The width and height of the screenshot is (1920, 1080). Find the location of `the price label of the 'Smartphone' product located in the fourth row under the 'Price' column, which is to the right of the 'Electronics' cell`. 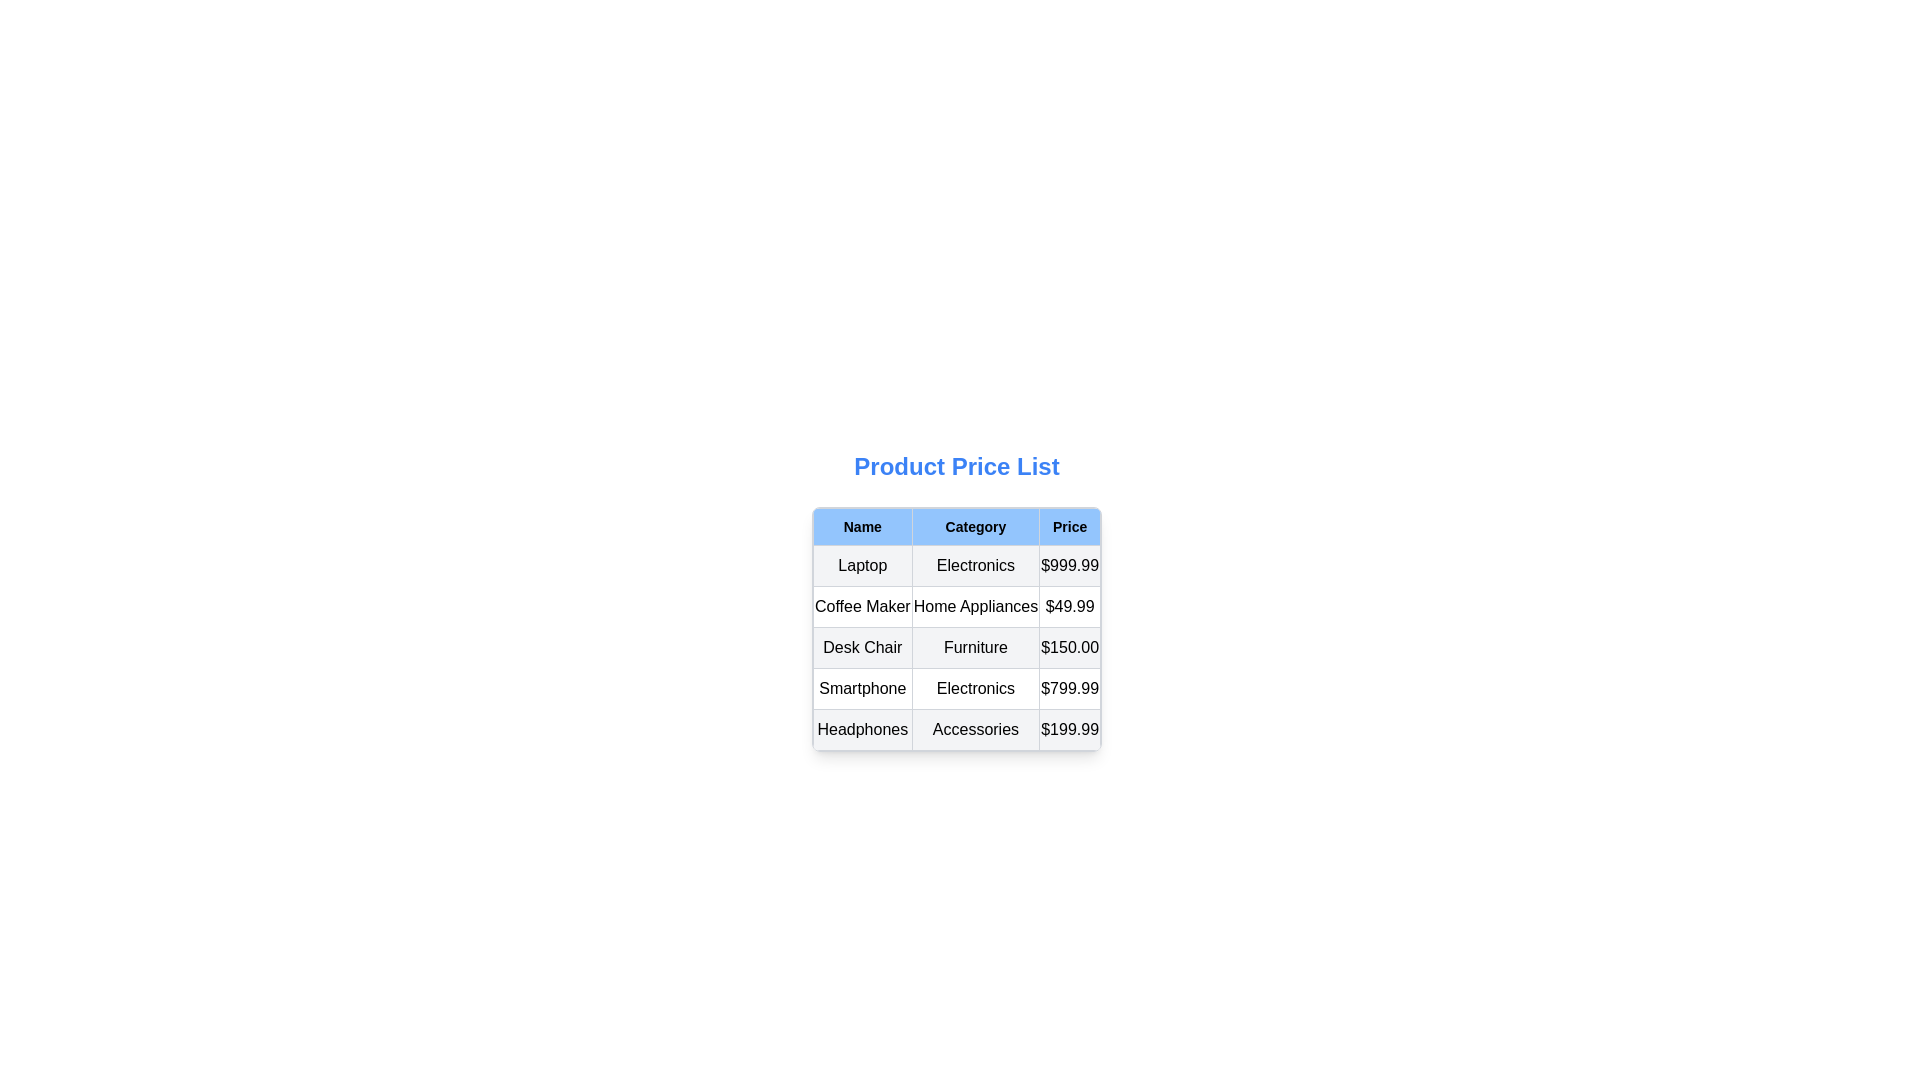

the price label of the 'Smartphone' product located in the fourth row under the 'Price' column, which is to the right of the 'Electronics' cell is located at coordinates (1069, 688).